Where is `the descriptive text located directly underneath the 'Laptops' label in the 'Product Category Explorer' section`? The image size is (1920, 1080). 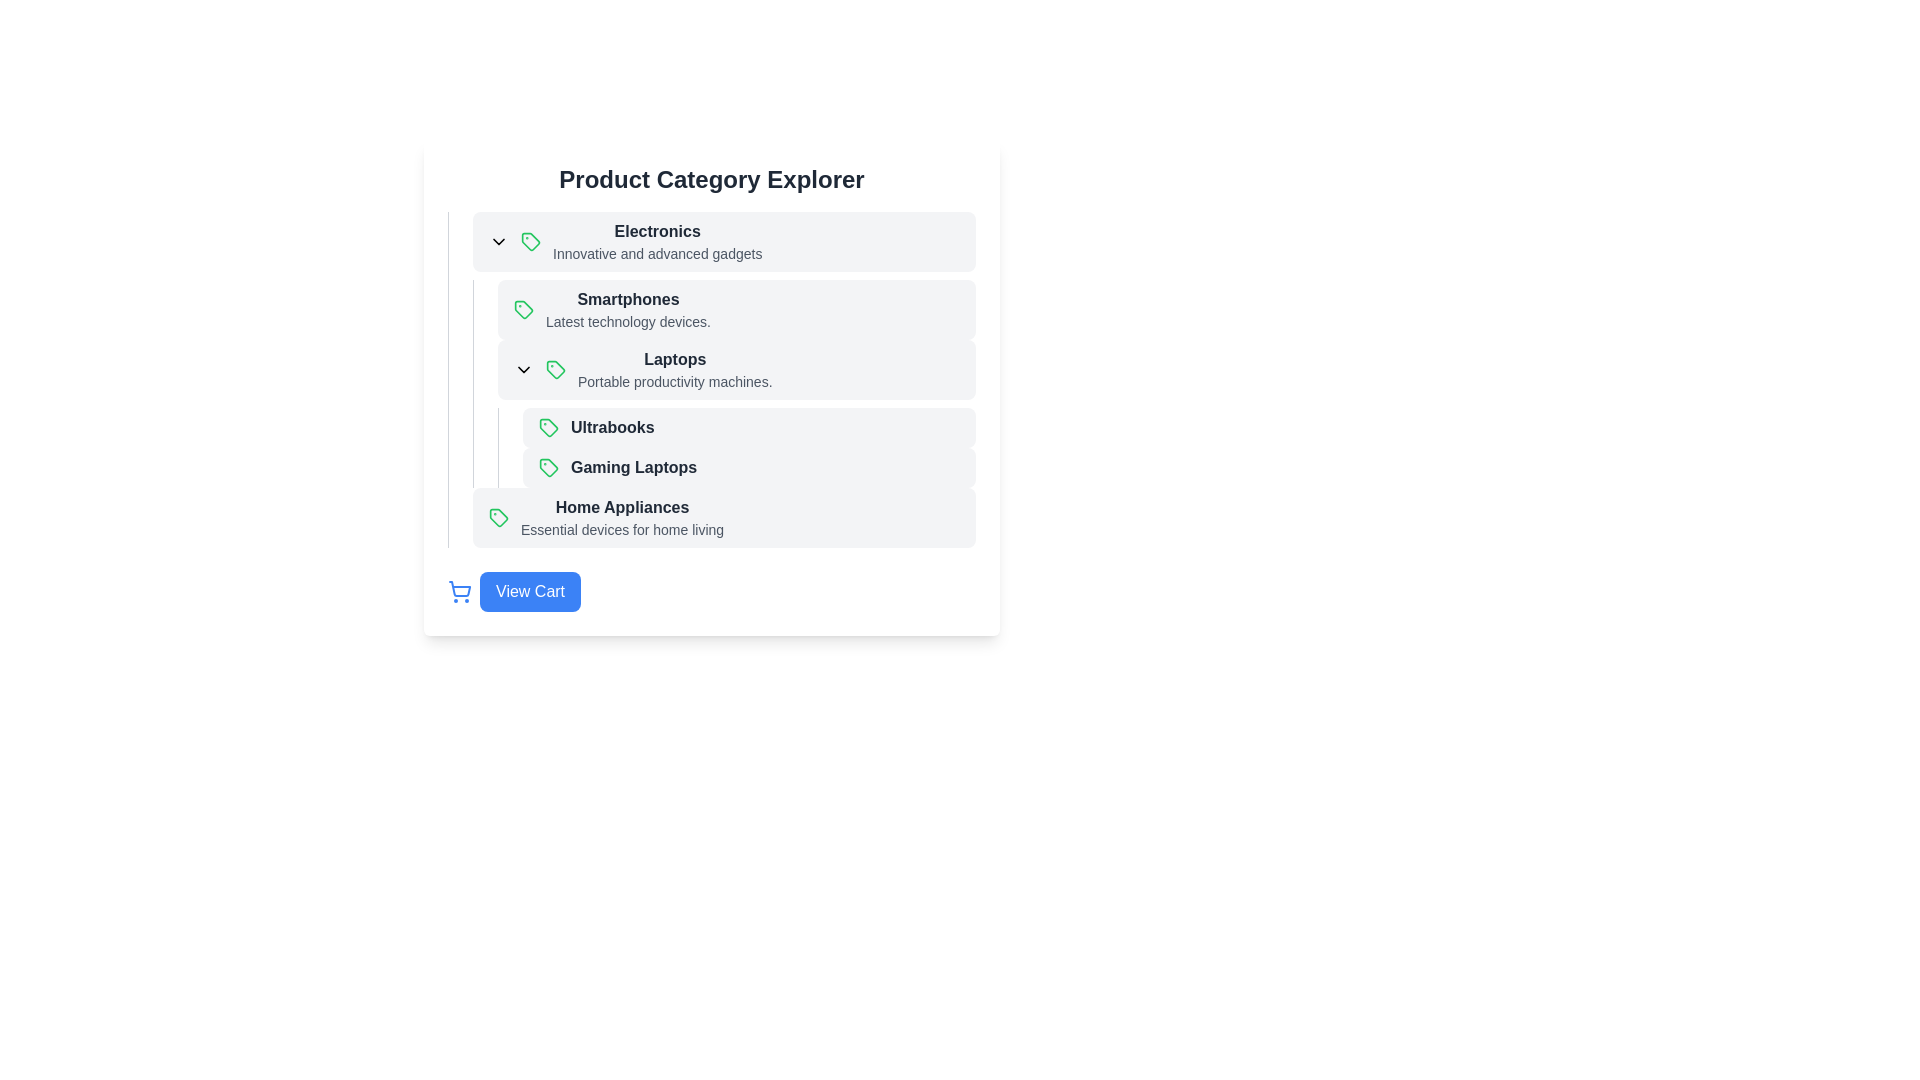
the descriptive text located directly underneath the 'Laptops' label in the 'Product Category Explorer' section is located at coordinates (675, 381).